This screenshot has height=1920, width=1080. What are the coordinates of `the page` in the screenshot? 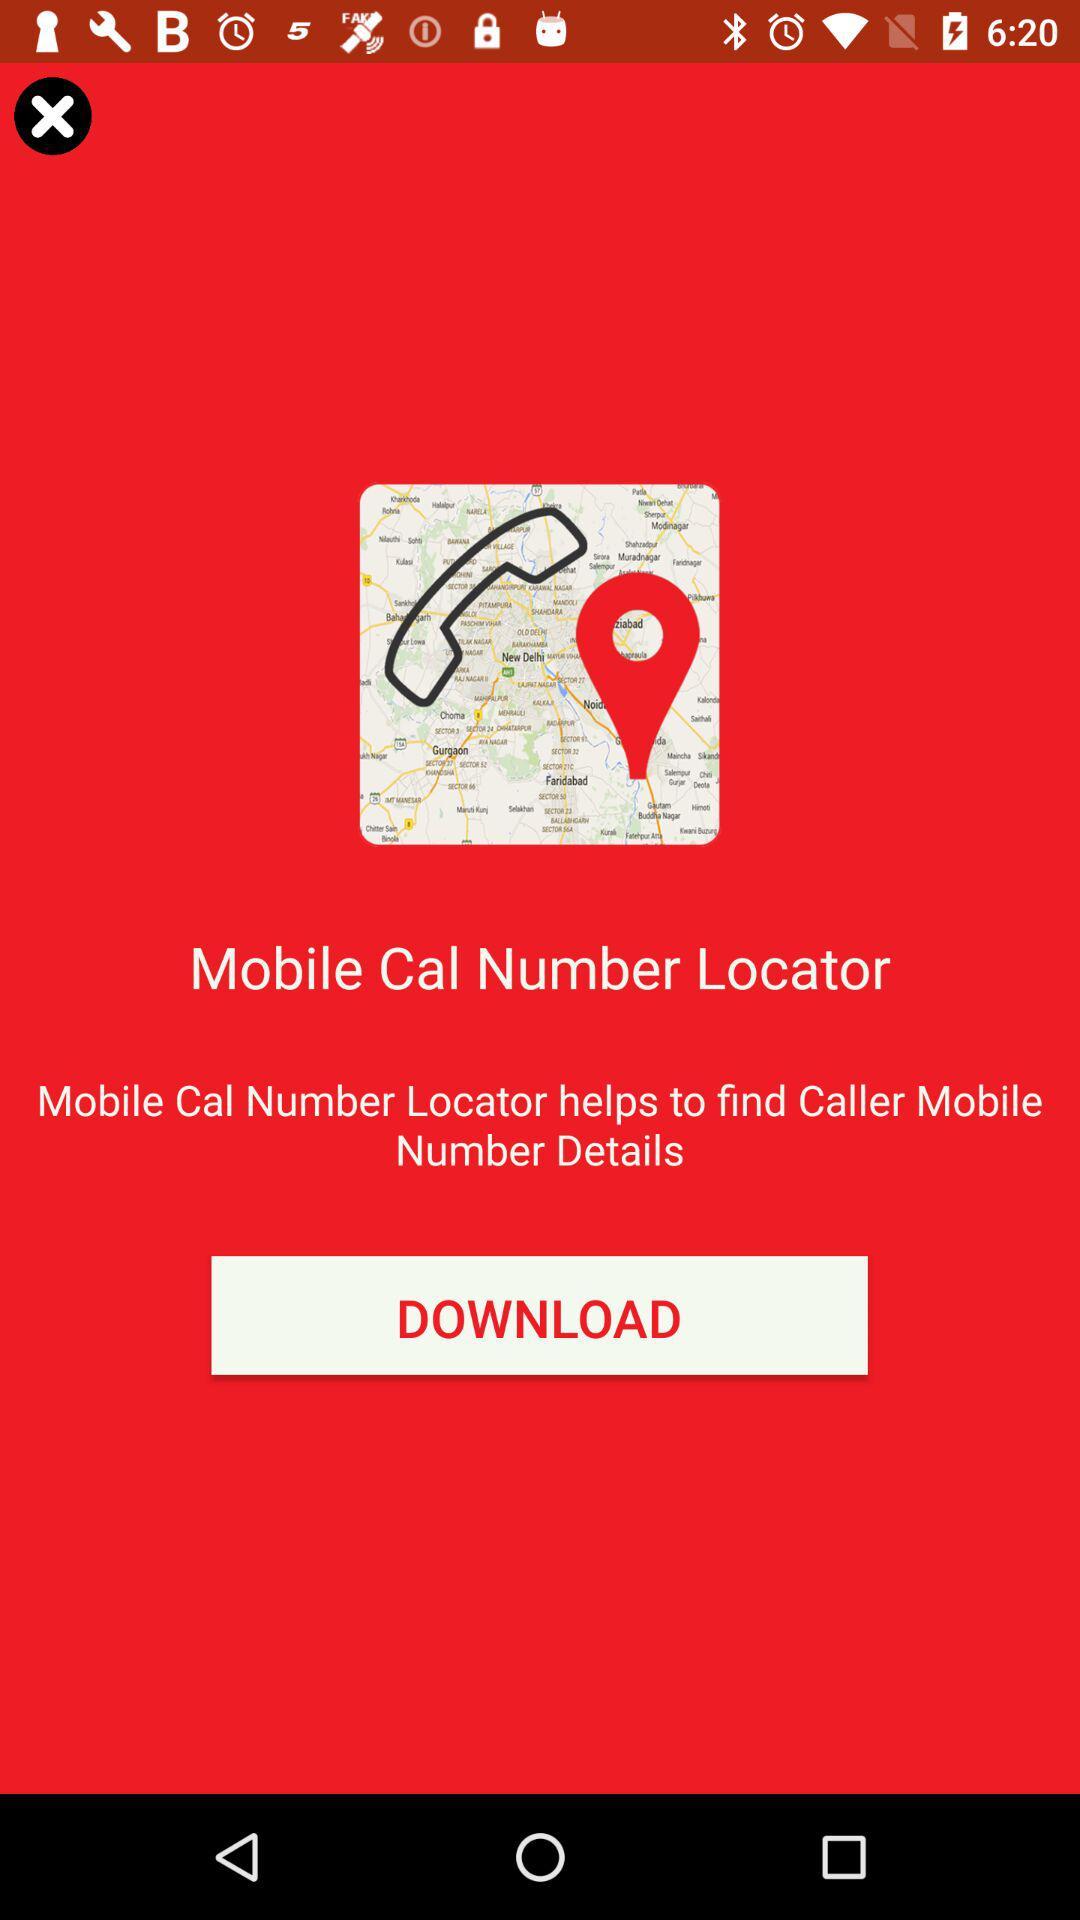 It's located at (51, 114).